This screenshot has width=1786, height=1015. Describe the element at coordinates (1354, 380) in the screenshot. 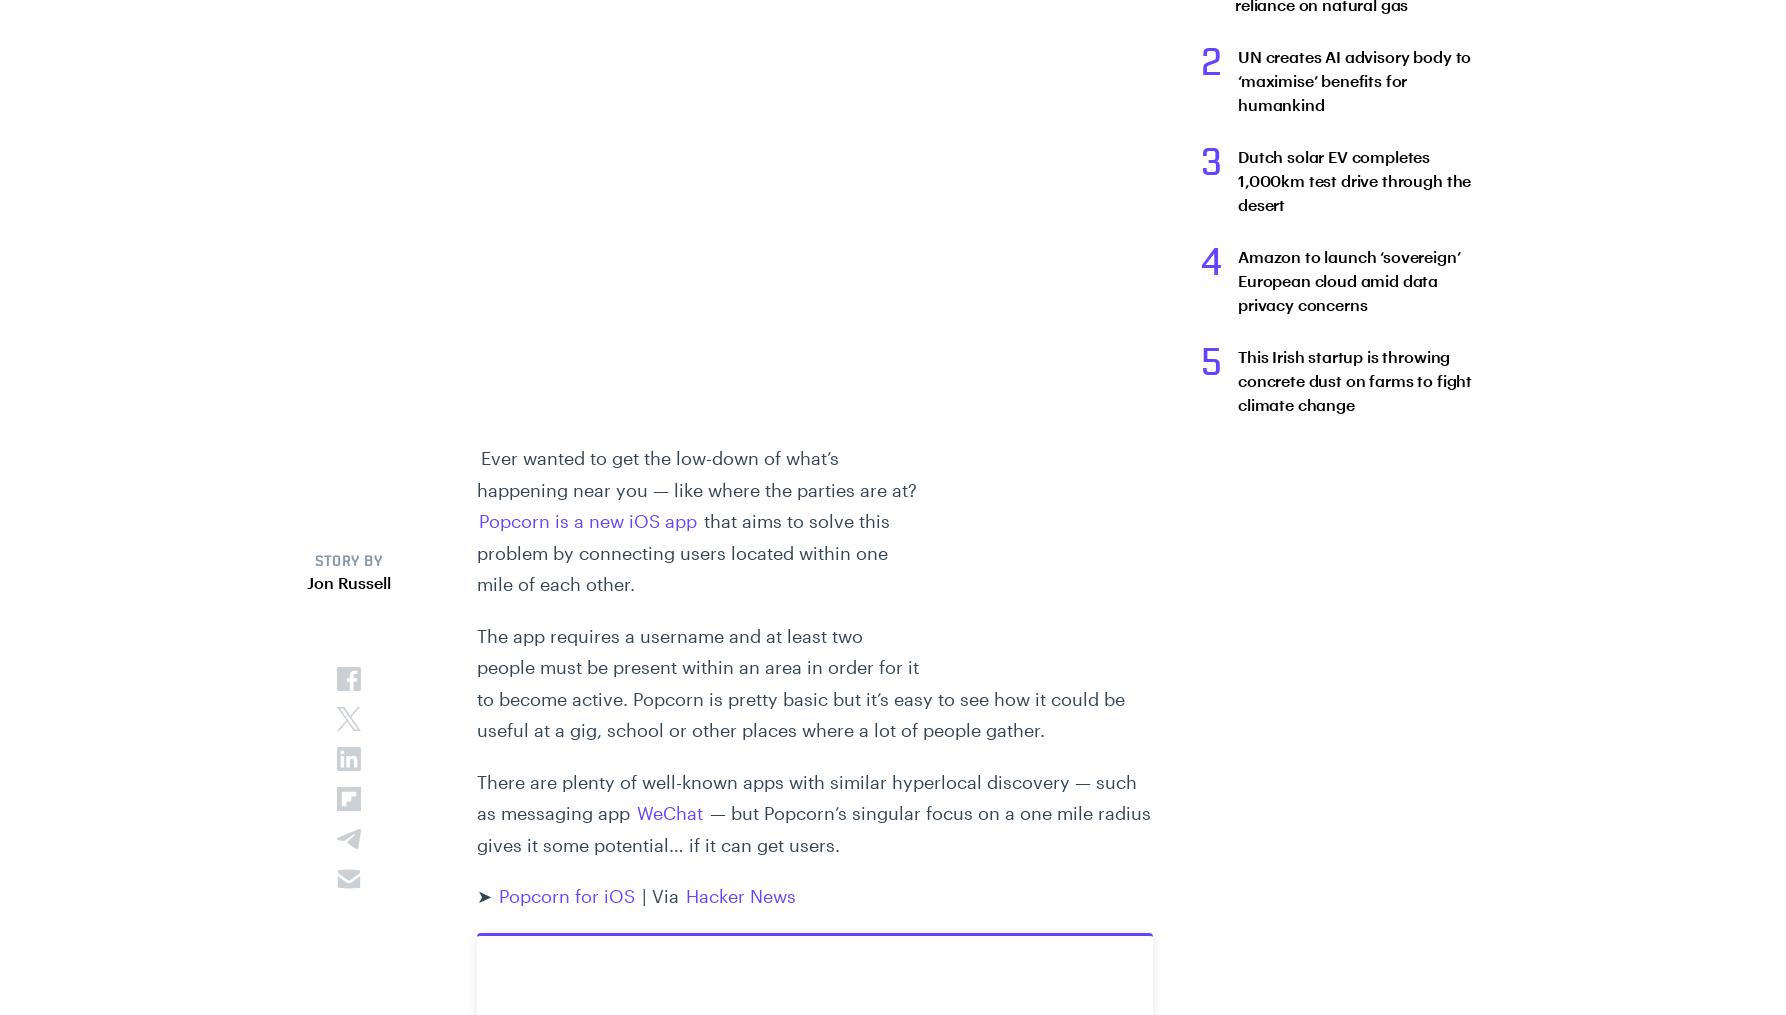

I see `'This Irish startup is throwing concrete dust on farms to fight climate change'` at that location.